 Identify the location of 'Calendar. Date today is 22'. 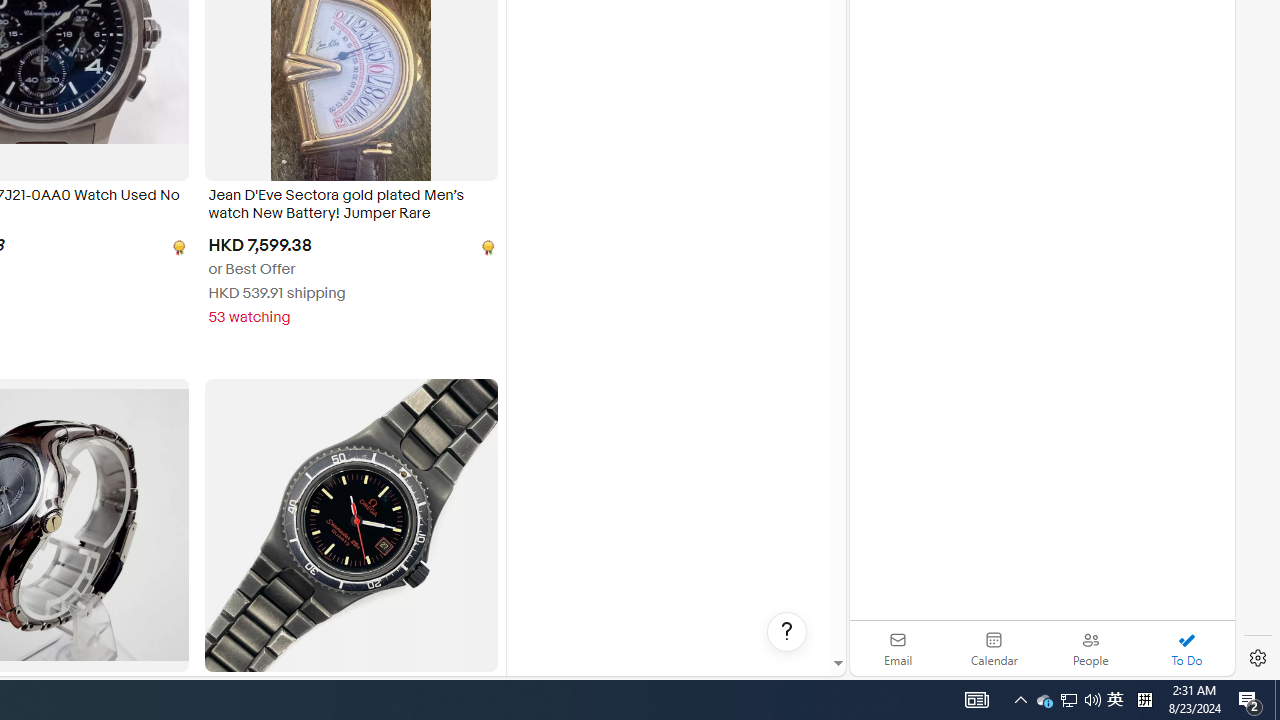
(994, 648).